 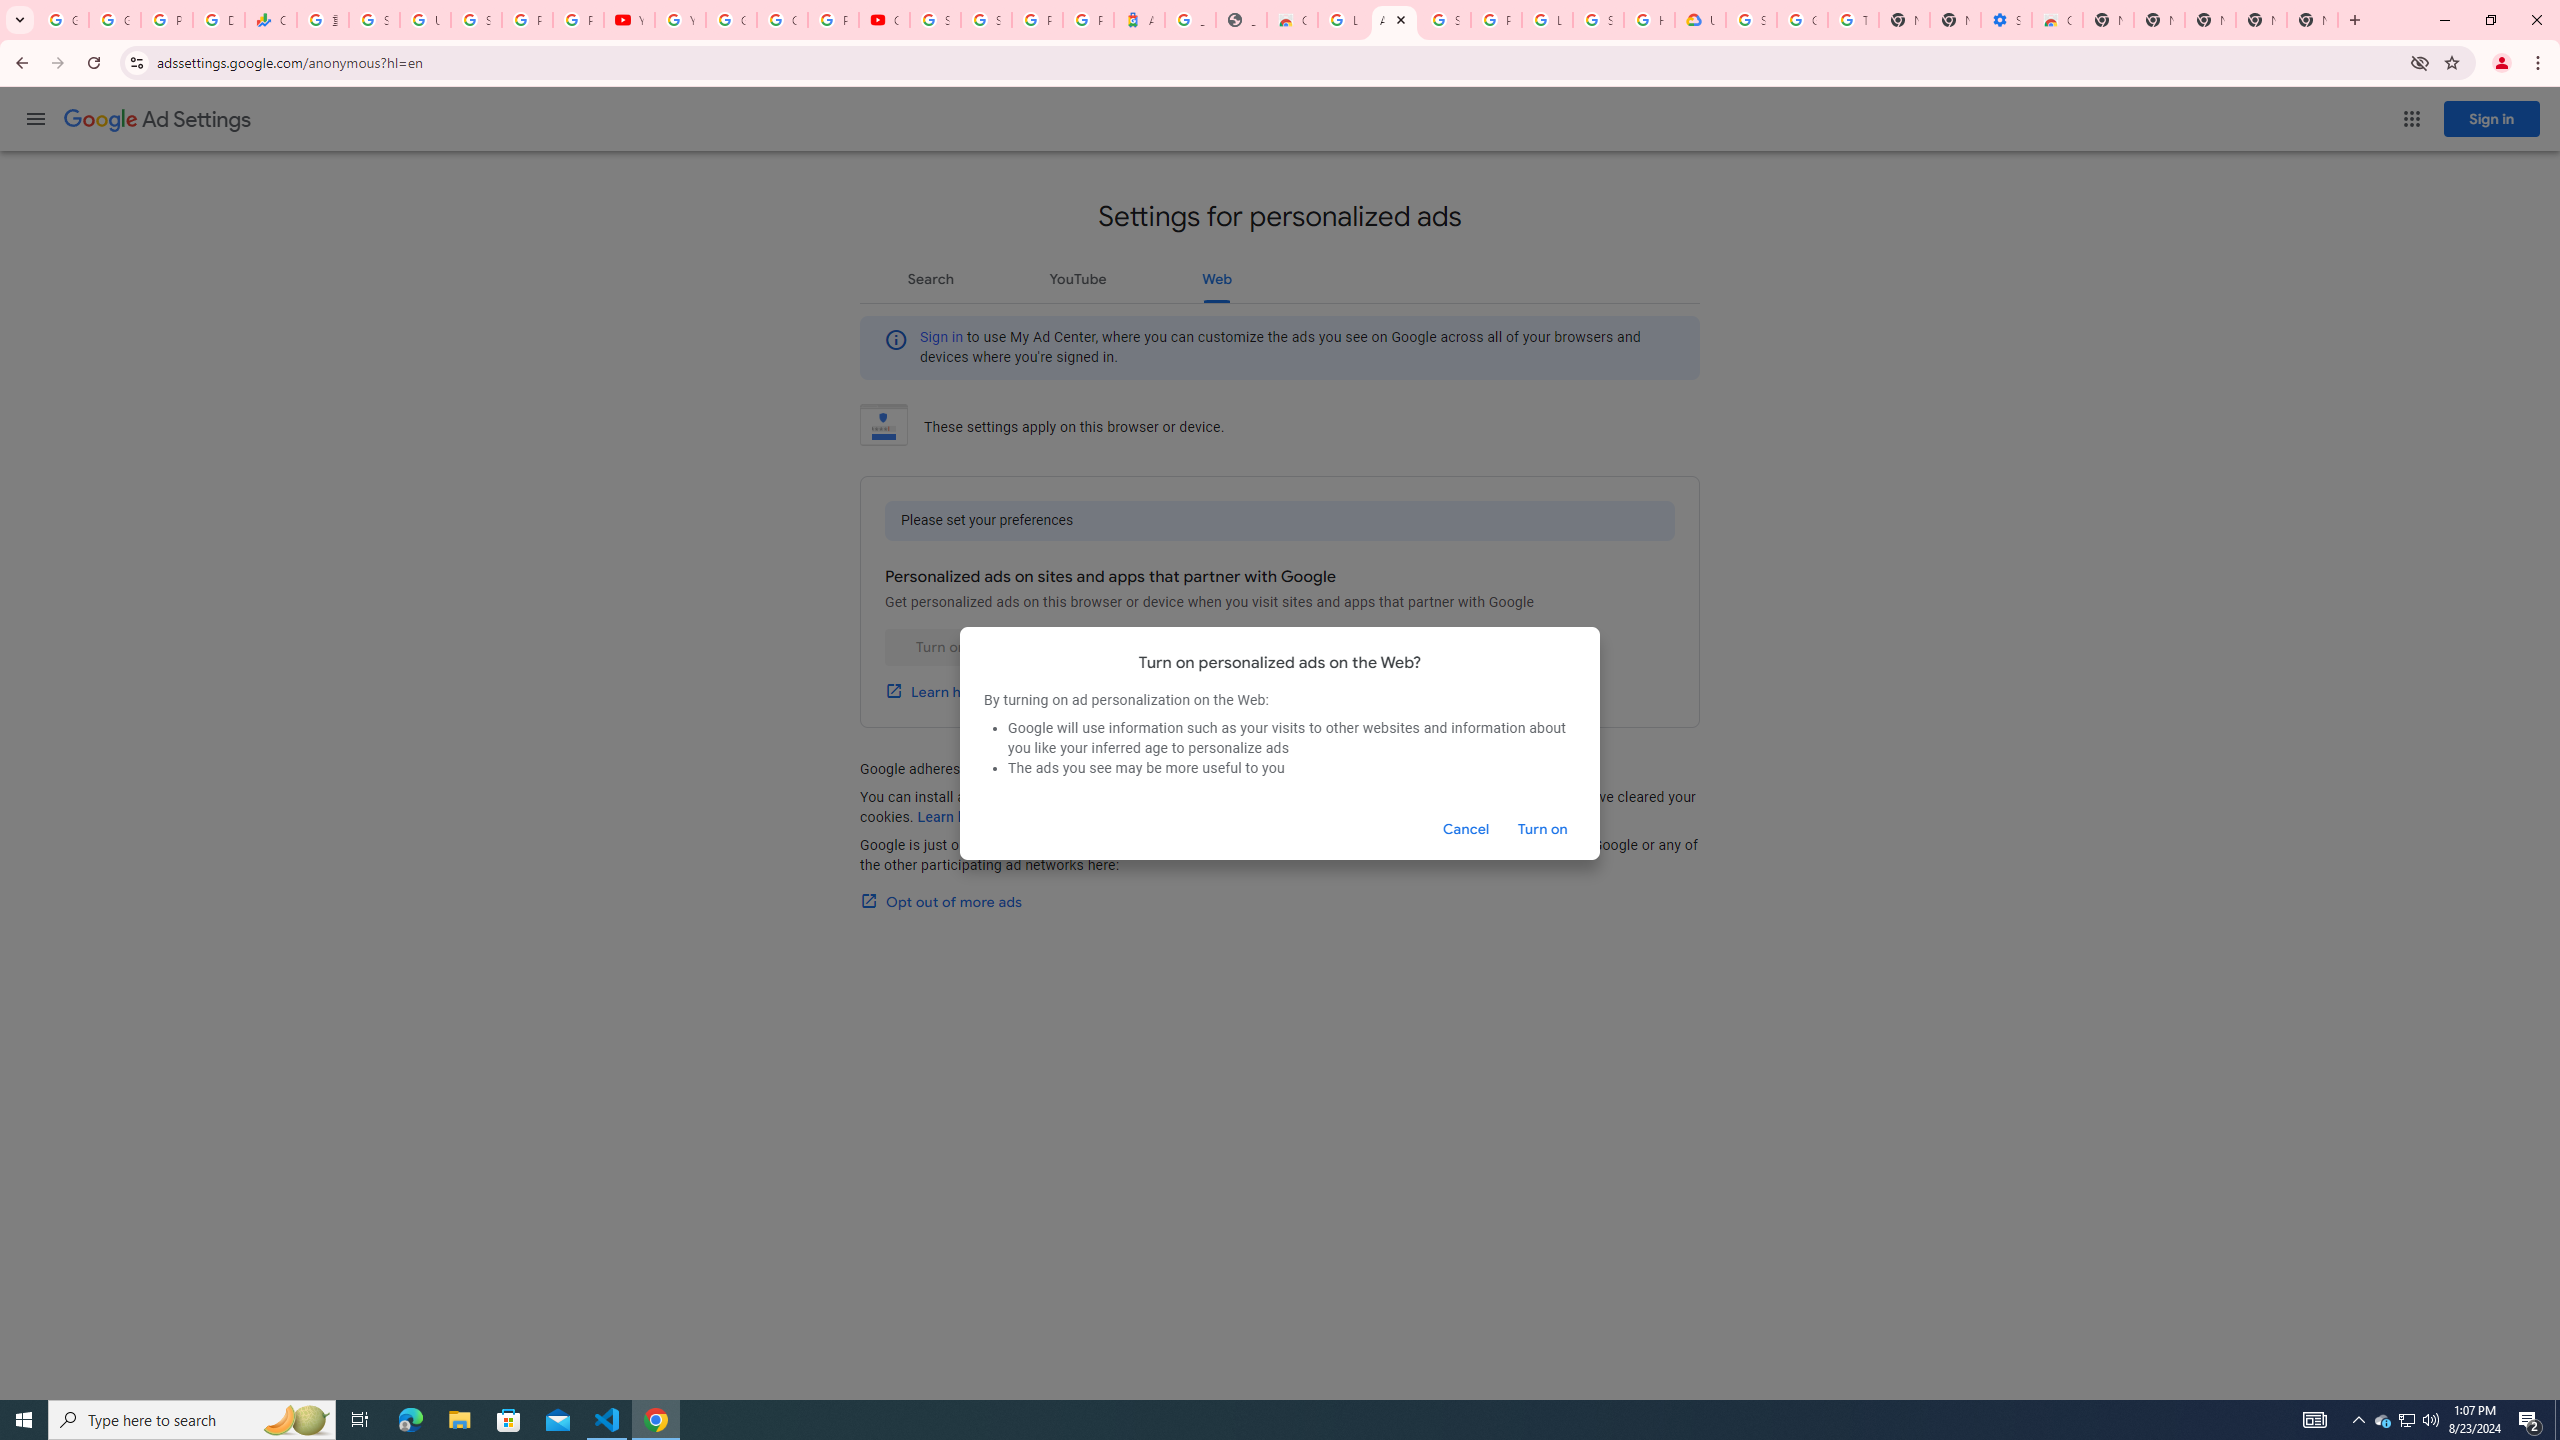 I want to click on 'Settings - Accessibility', so click(x=2005, y=19).